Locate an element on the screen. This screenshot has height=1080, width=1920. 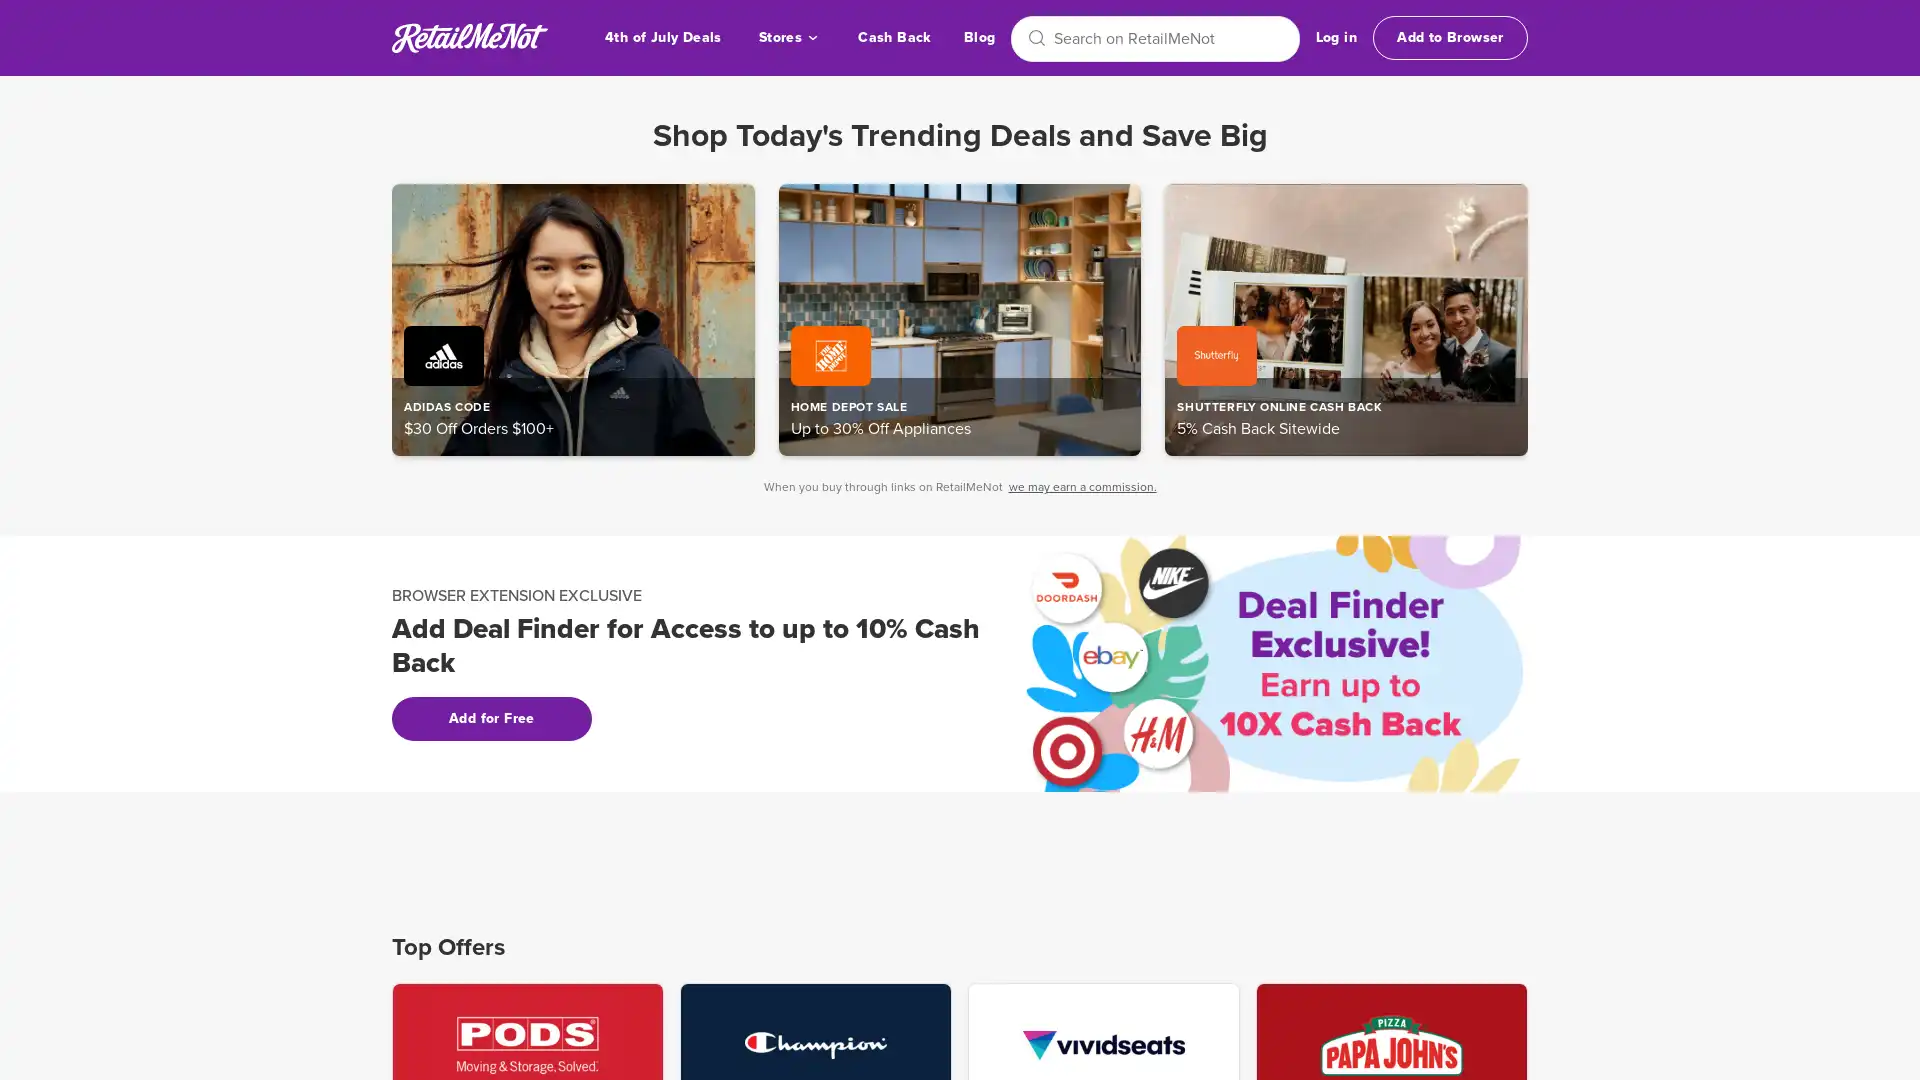
Add for Free is located at coordinates (491, 716).